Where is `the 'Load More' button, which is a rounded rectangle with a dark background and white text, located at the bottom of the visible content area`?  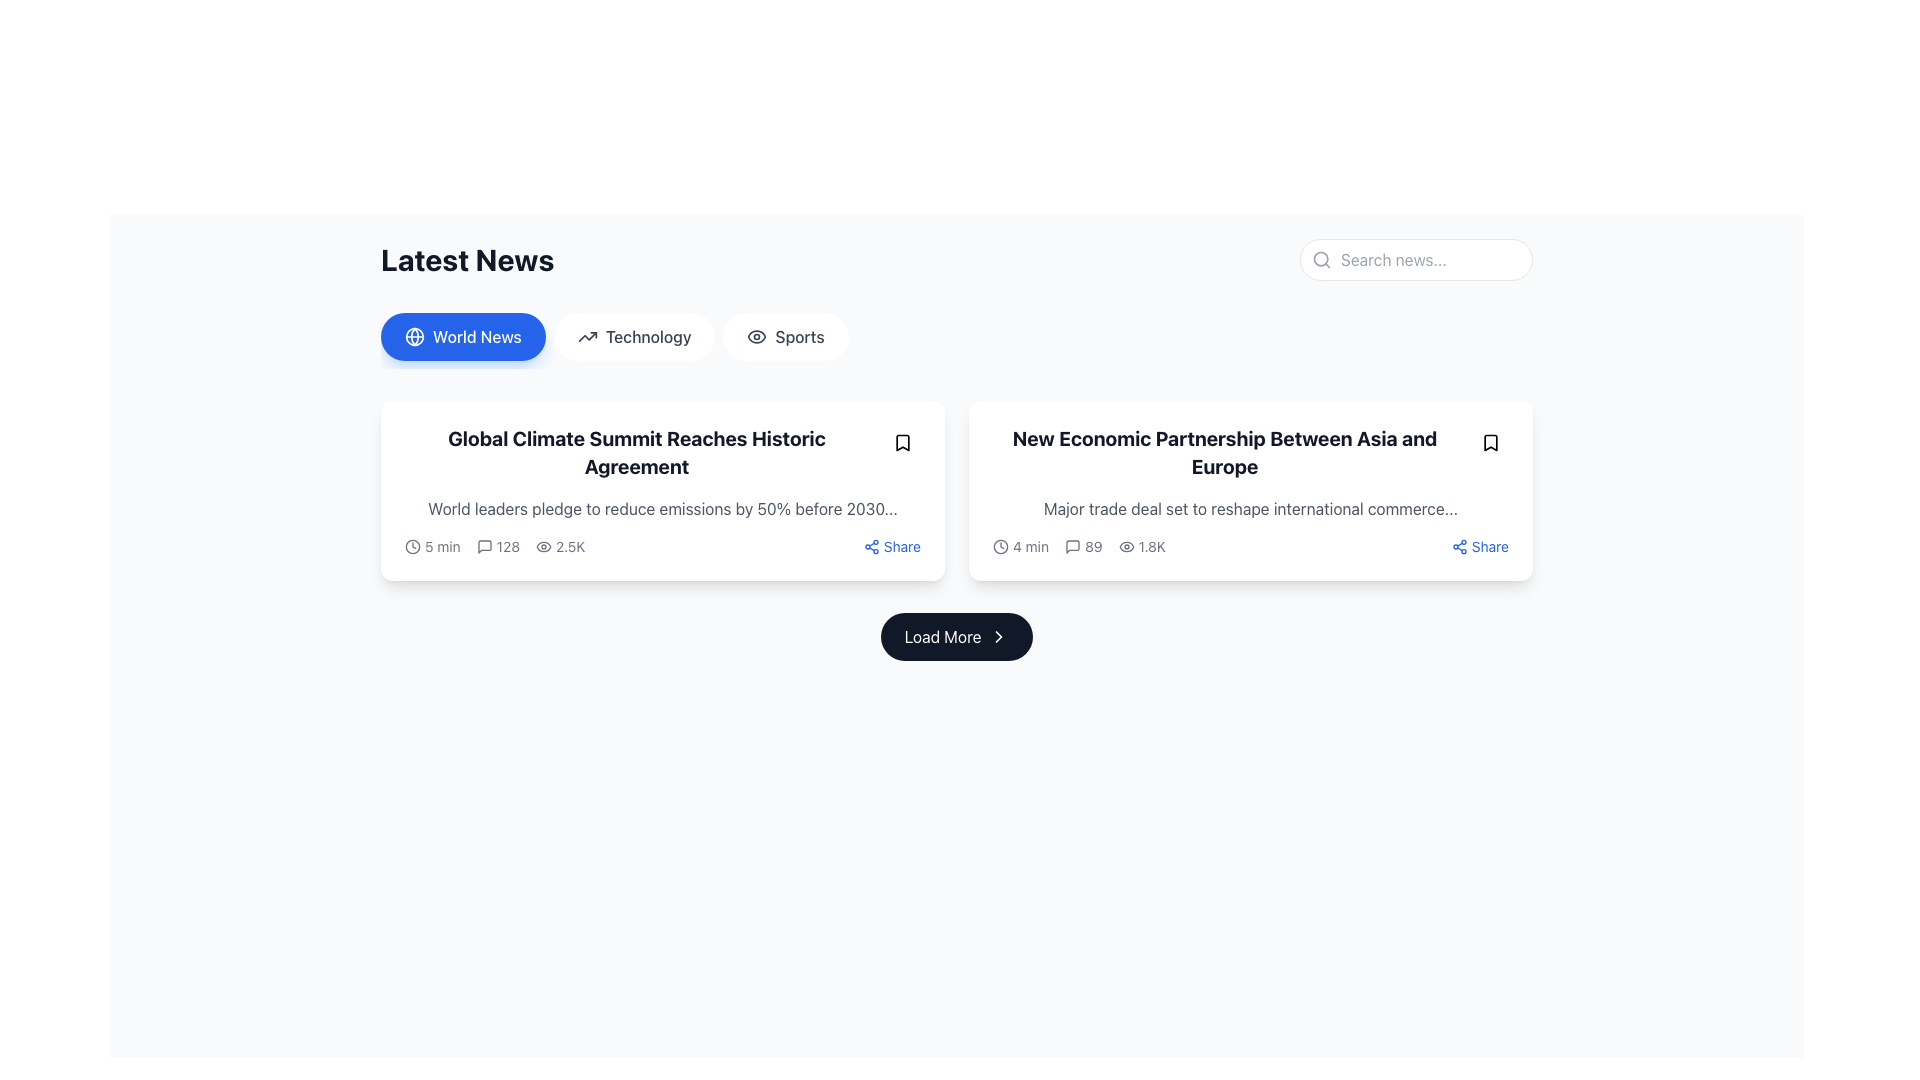 the 'Load More' button, which is a rounded rectangle with a dark background and white text, located at the bottom of the visible content area is located at coordinates (955, 636).